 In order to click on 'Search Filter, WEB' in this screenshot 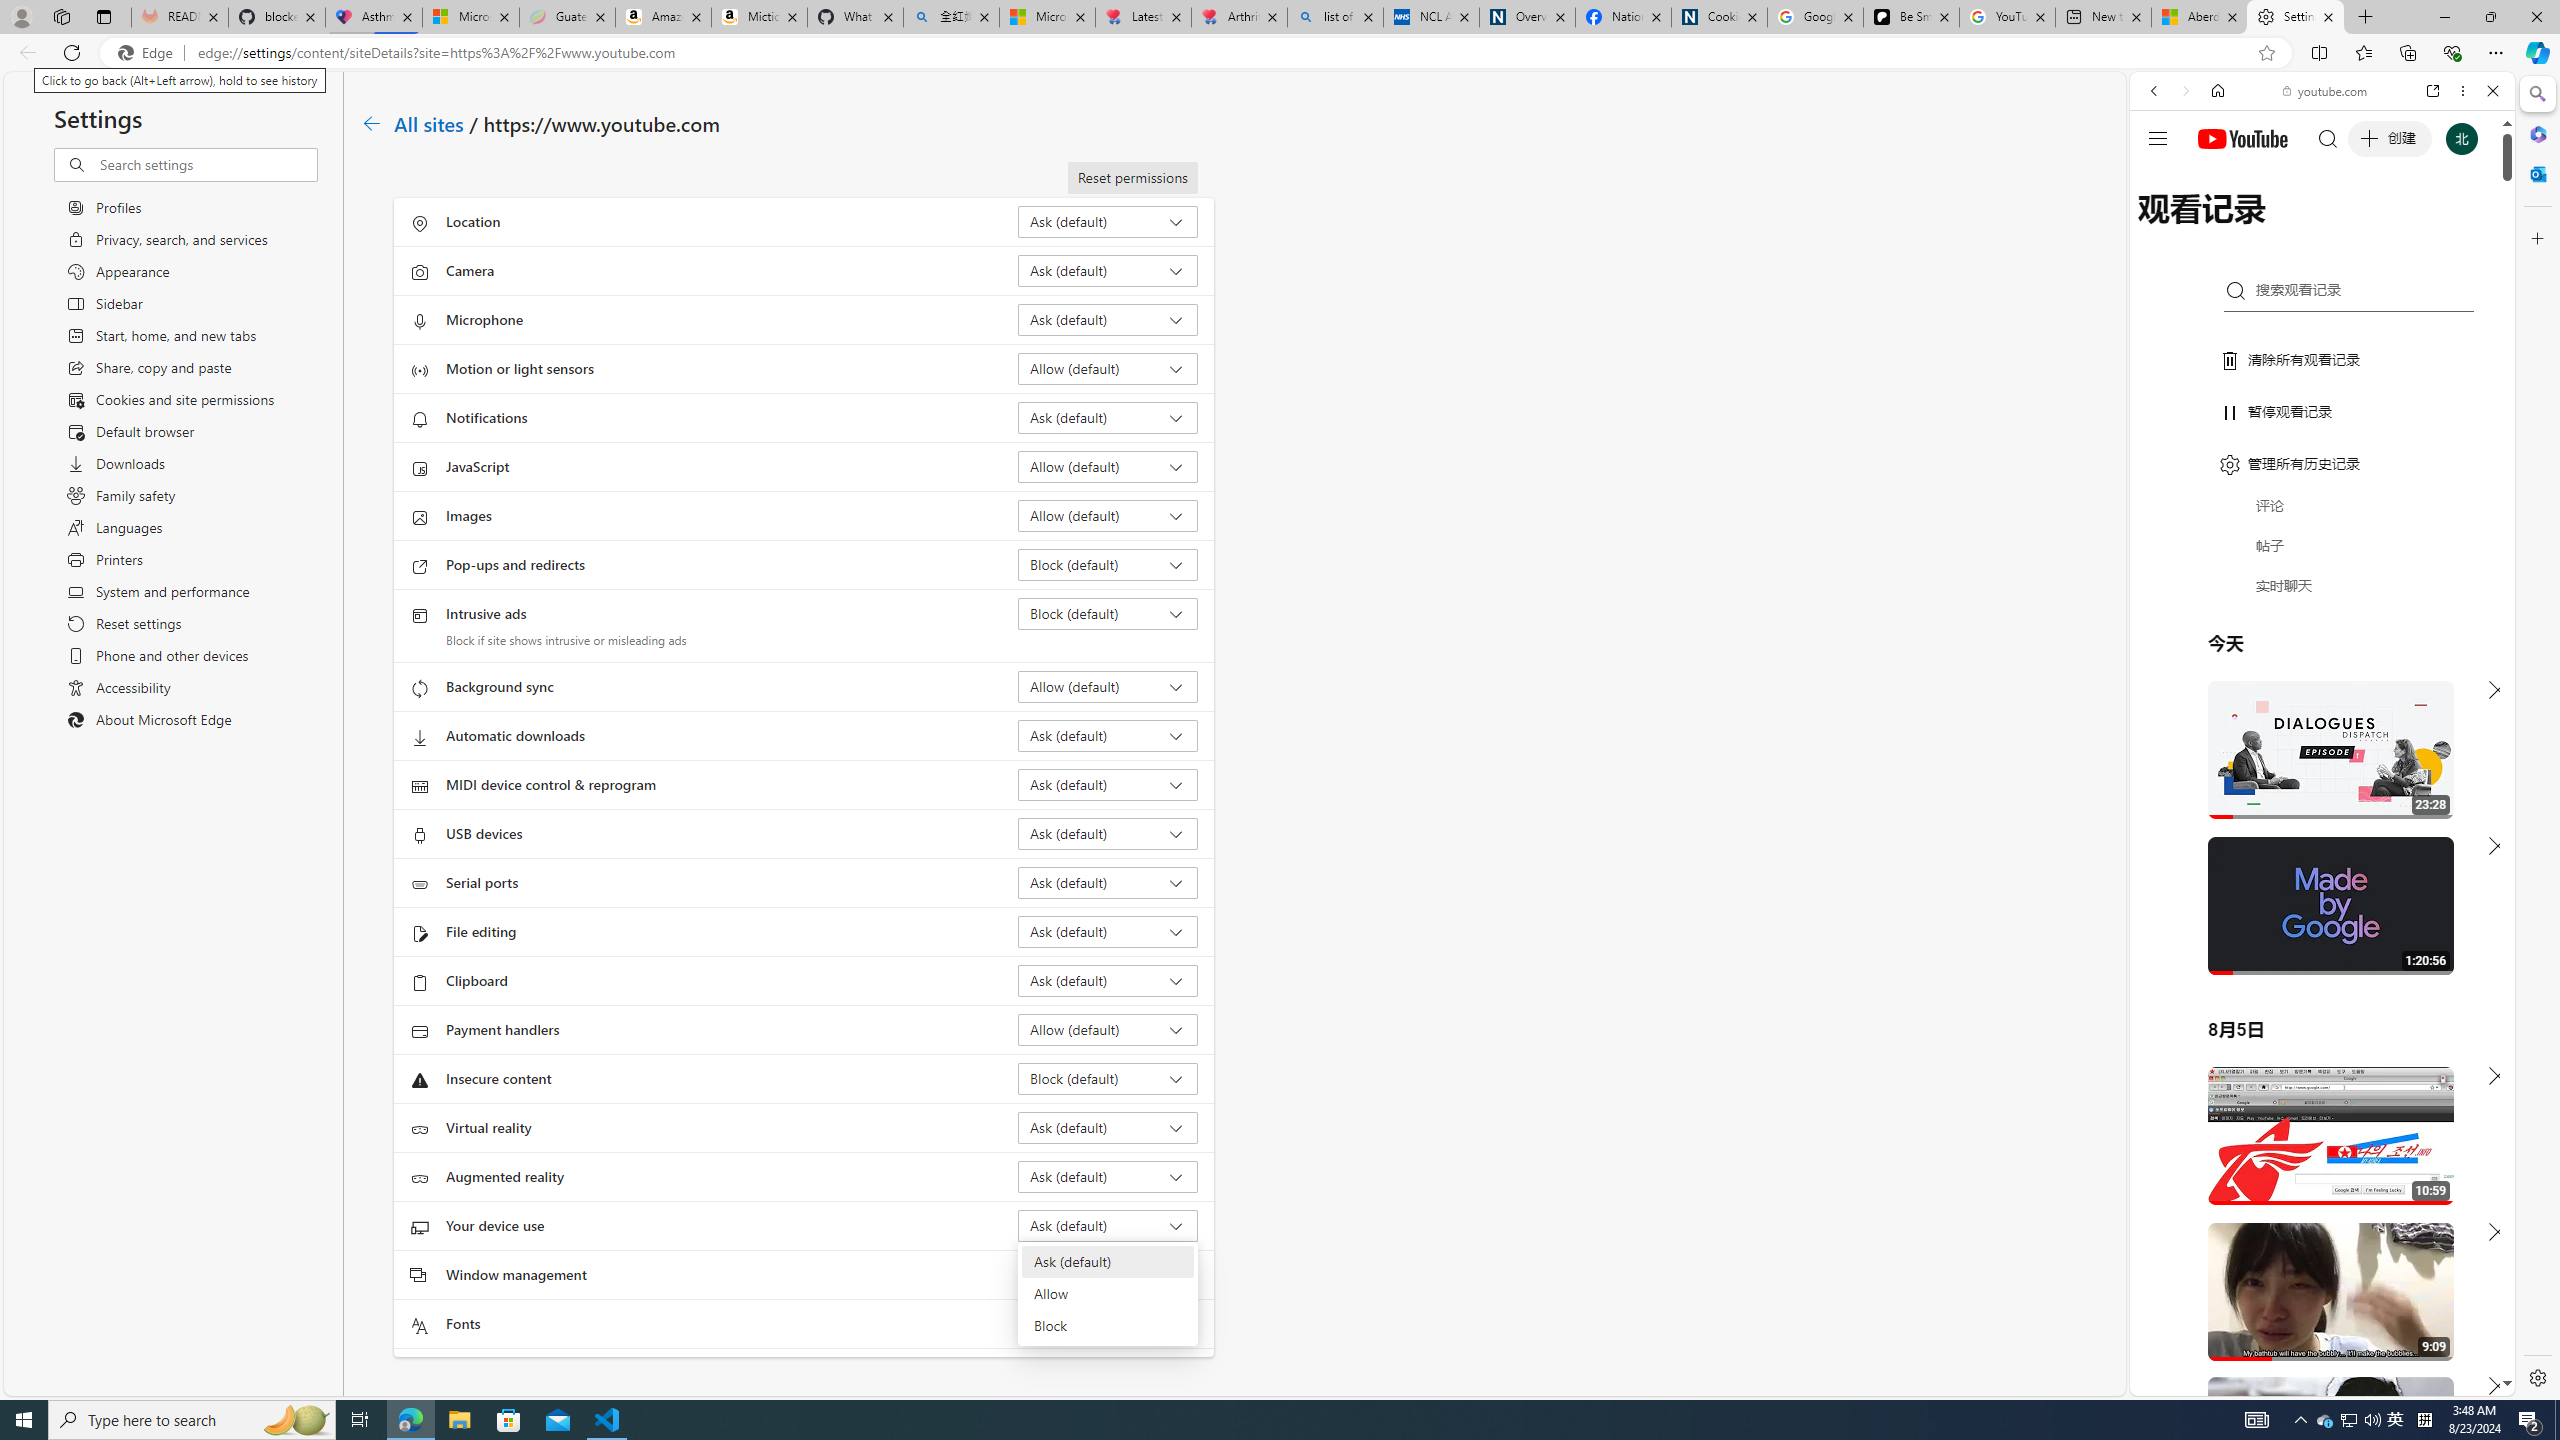, I will do `click(2162, 227)`.